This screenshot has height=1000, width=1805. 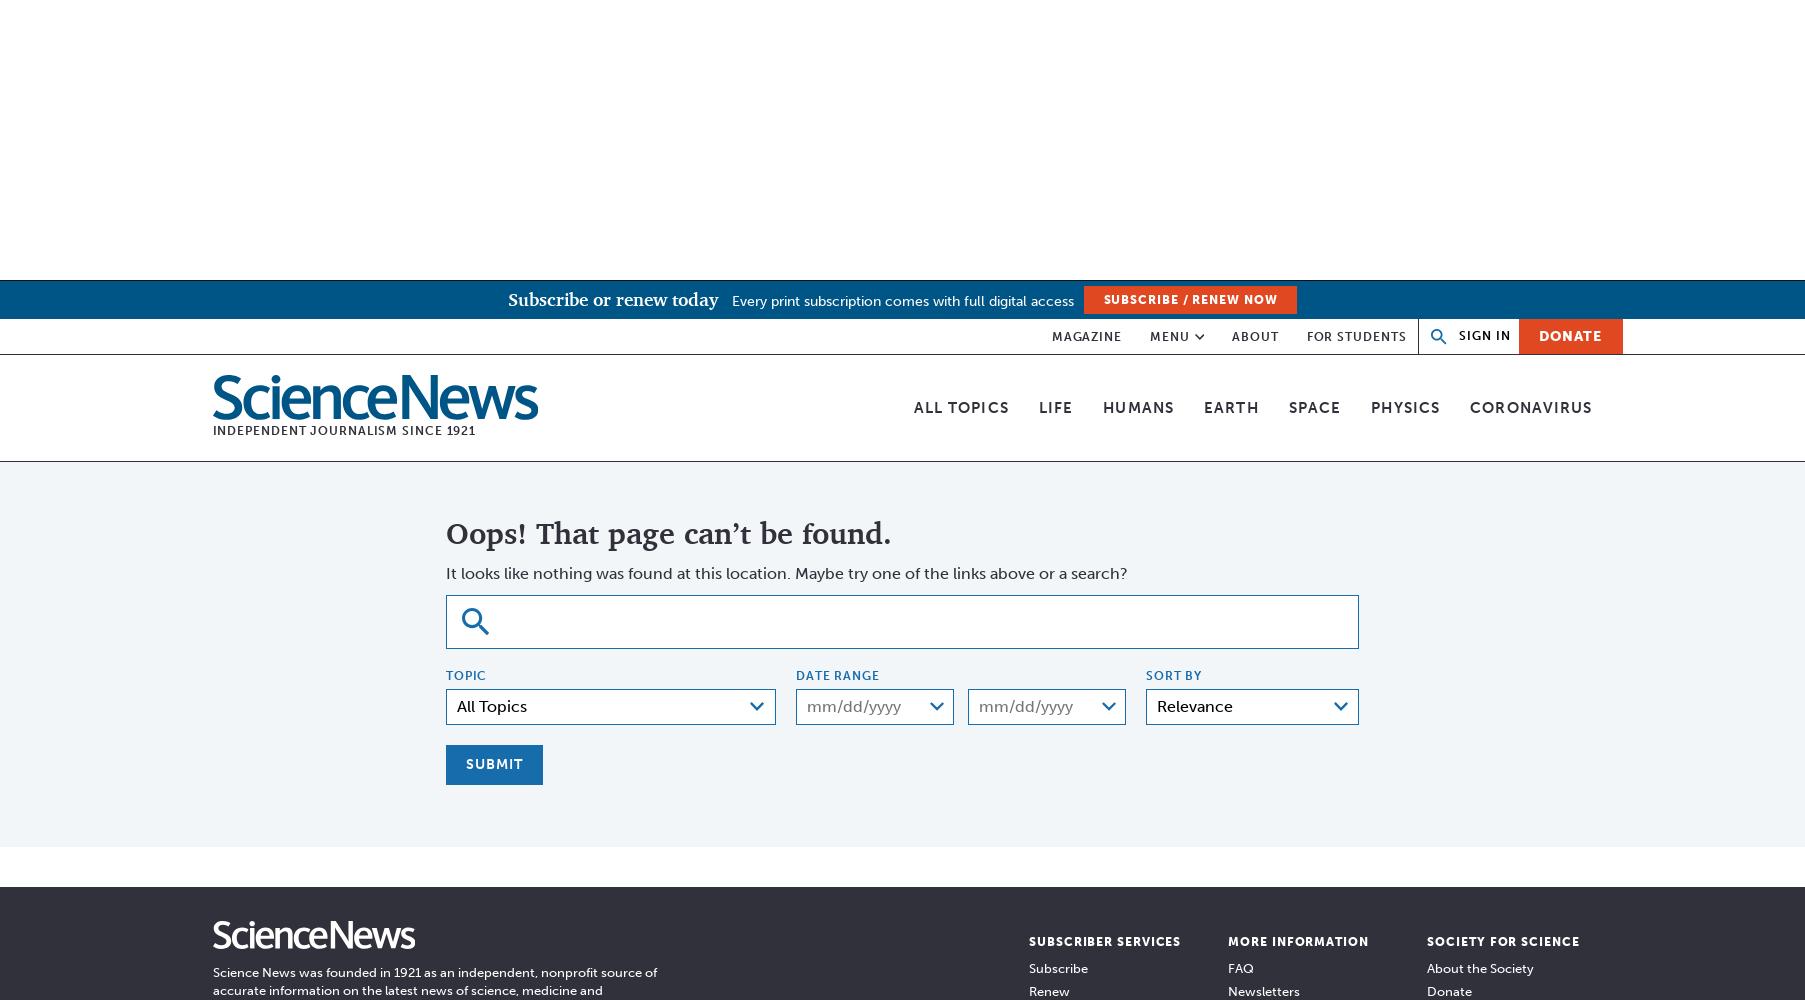 What do you see at coordinates (1086, 335) in the screenshot?
I see `'Magazine'` at bounding box center [1086, 335].